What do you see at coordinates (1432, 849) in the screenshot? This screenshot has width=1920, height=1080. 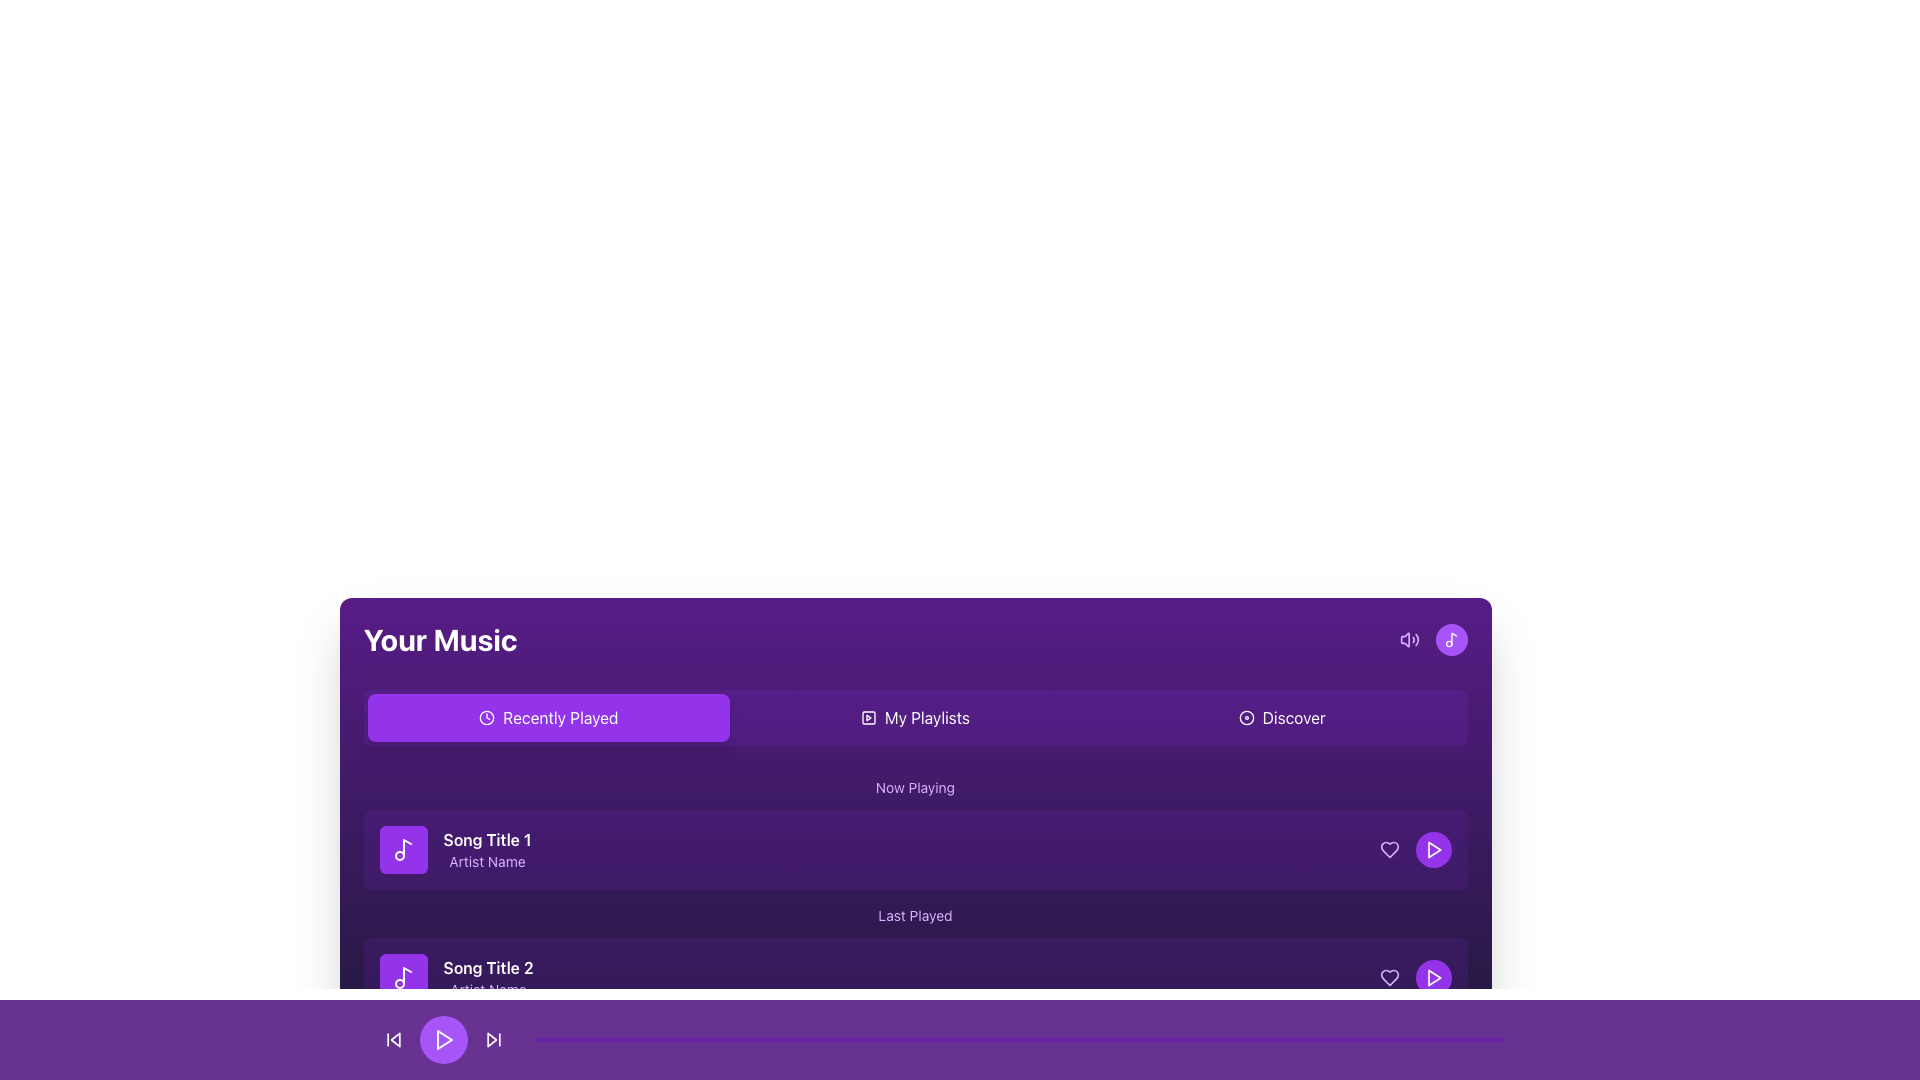 I see `the circular button with a purple background and a triangular play icon` at bounding box center [1432, 849].